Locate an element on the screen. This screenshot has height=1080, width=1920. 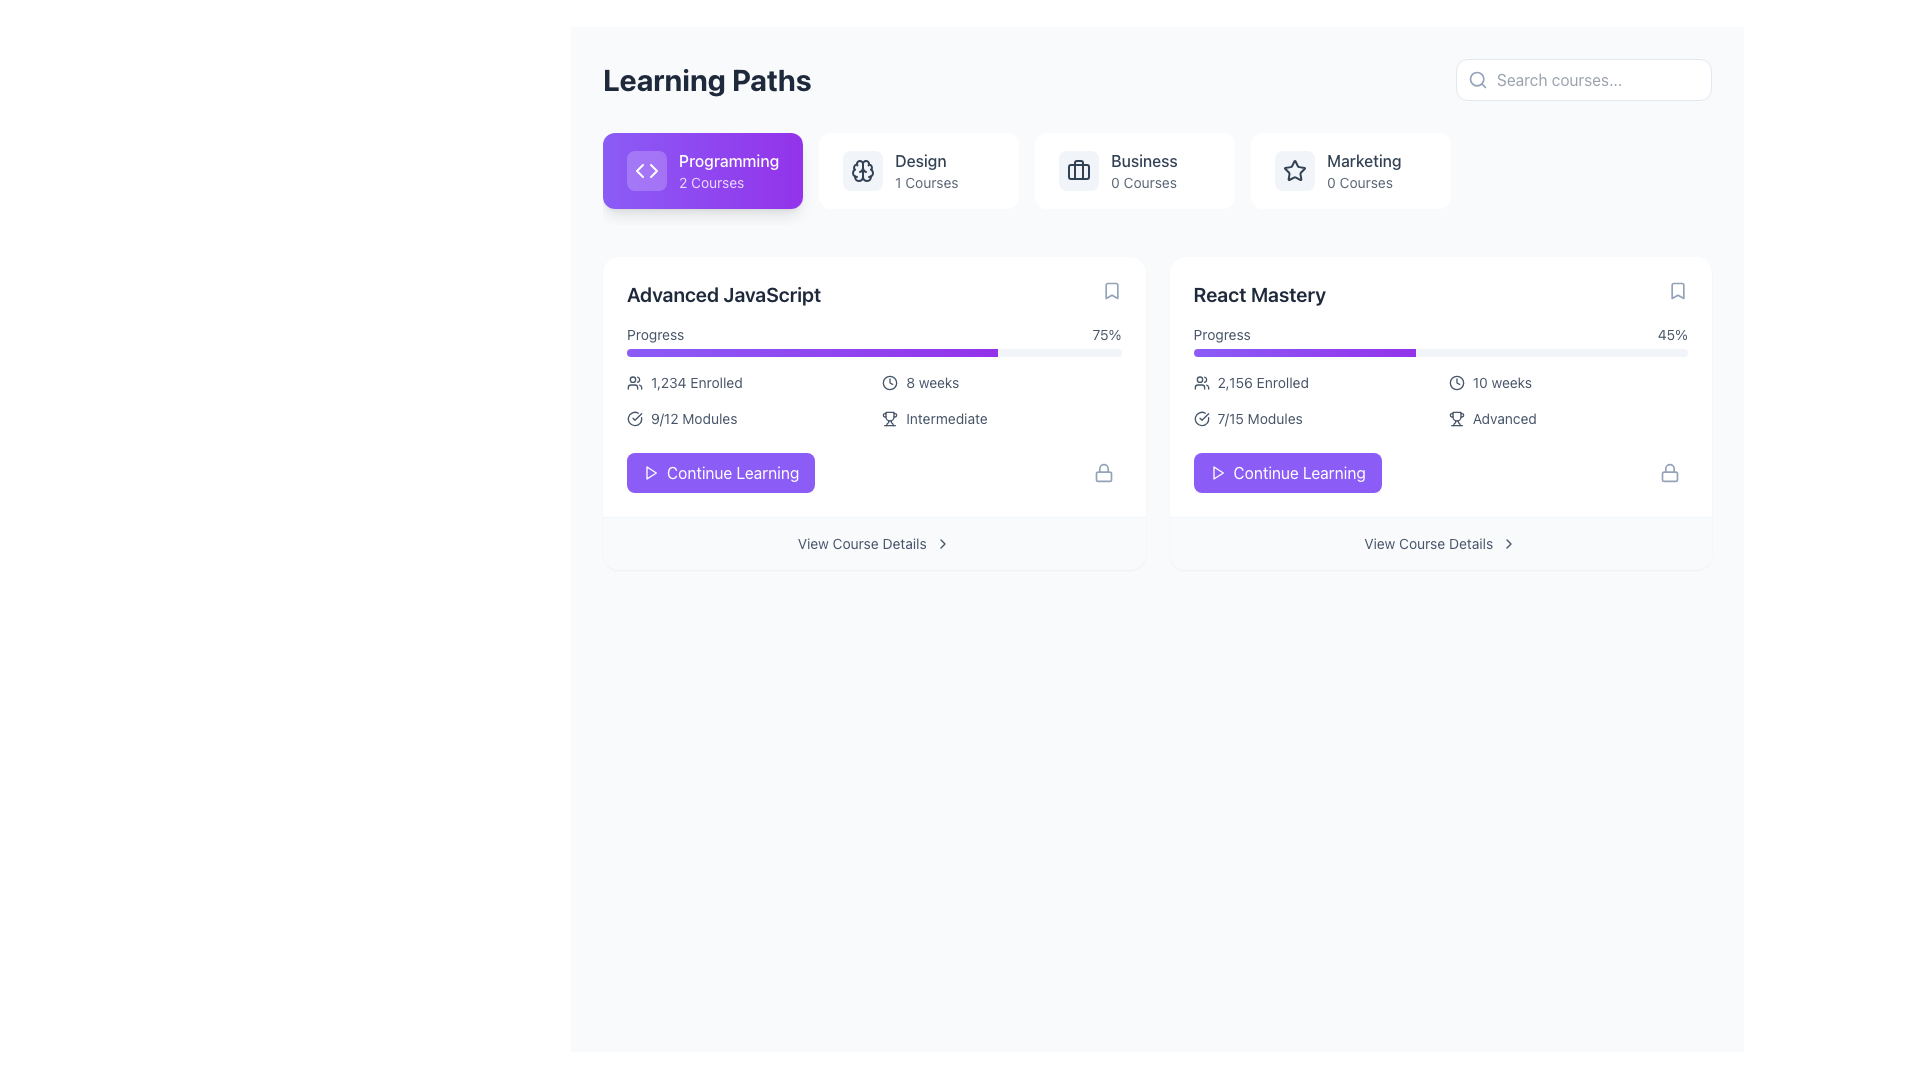
the Progress Bar representing 75% completion of the 'Advanced JavaScript' course, located within a white card on the left side of the interface, below the text 'Progress' and '75%' is located at coordinates (874, 352).